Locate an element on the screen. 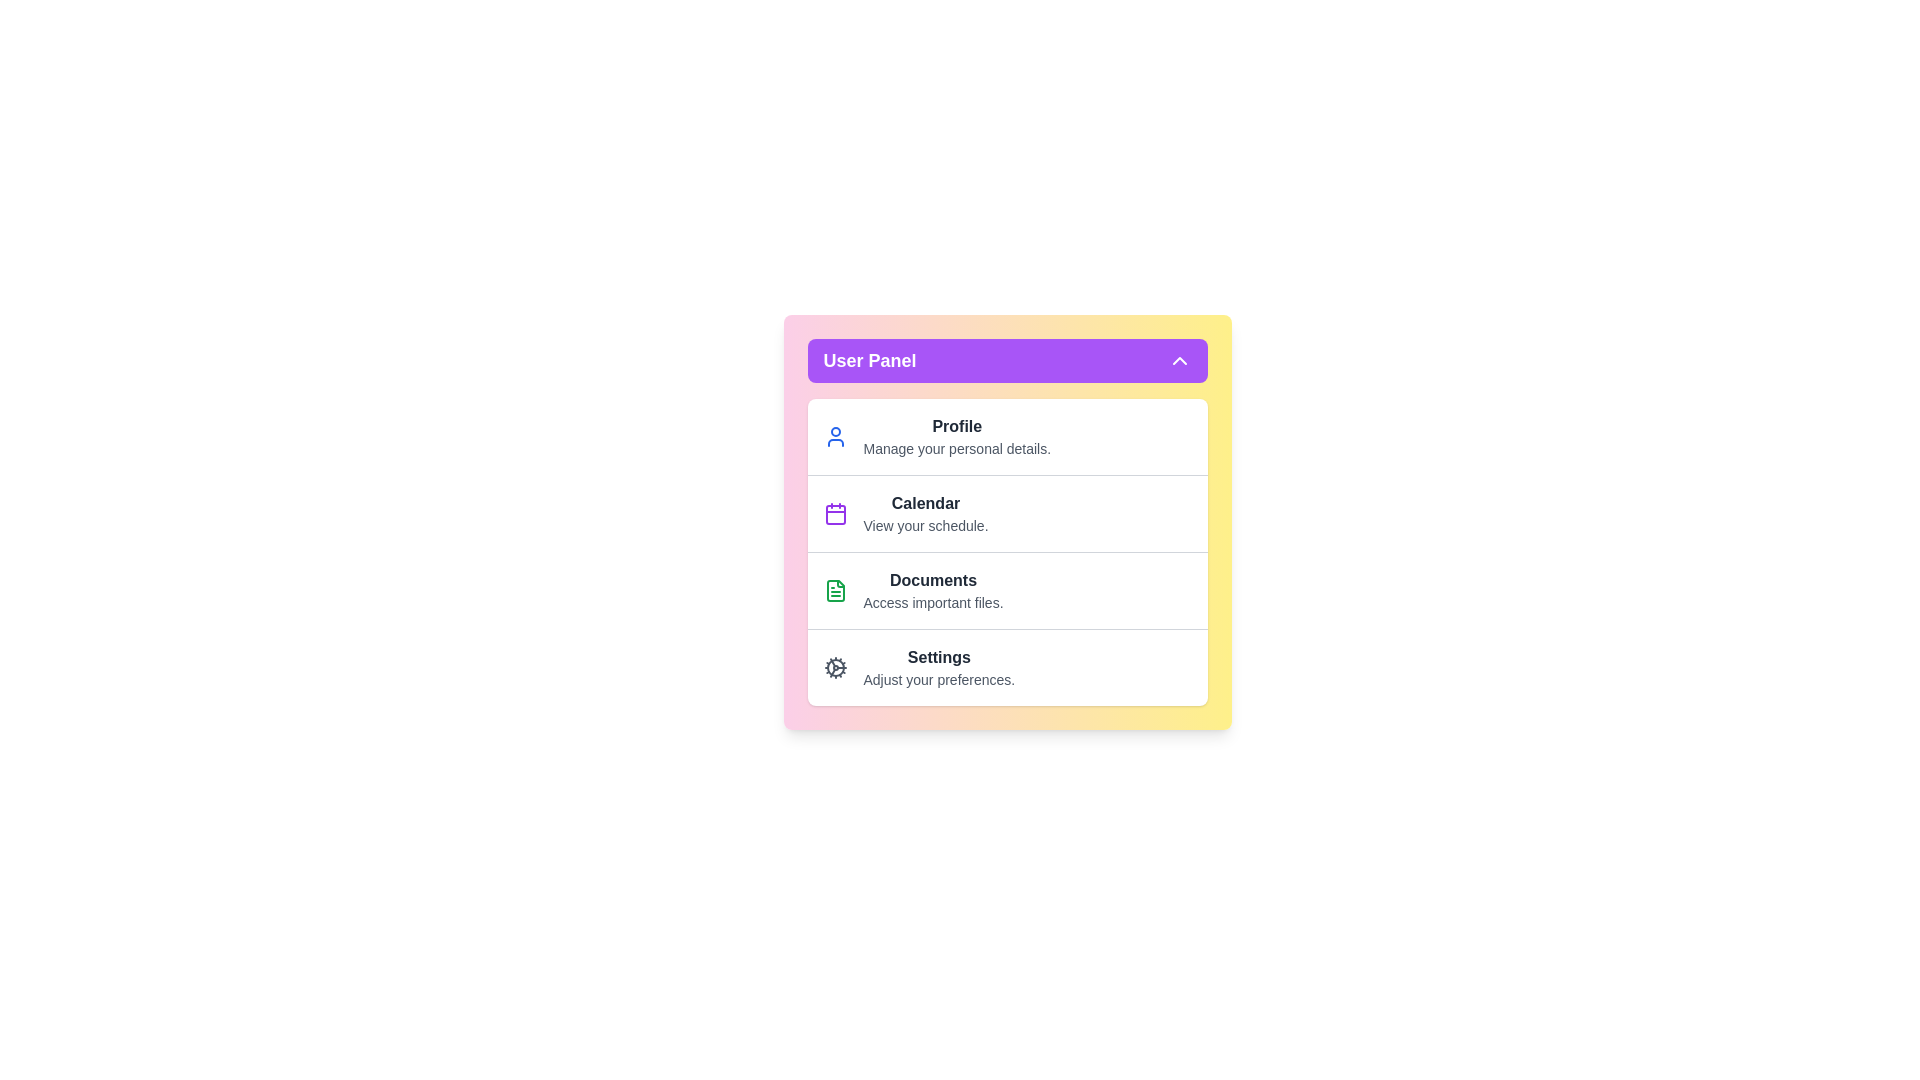 The image size is (1920, 1080). the fourth text element in the vertically stacked list under the 'User Panel' is located at coordinates (938, 667).